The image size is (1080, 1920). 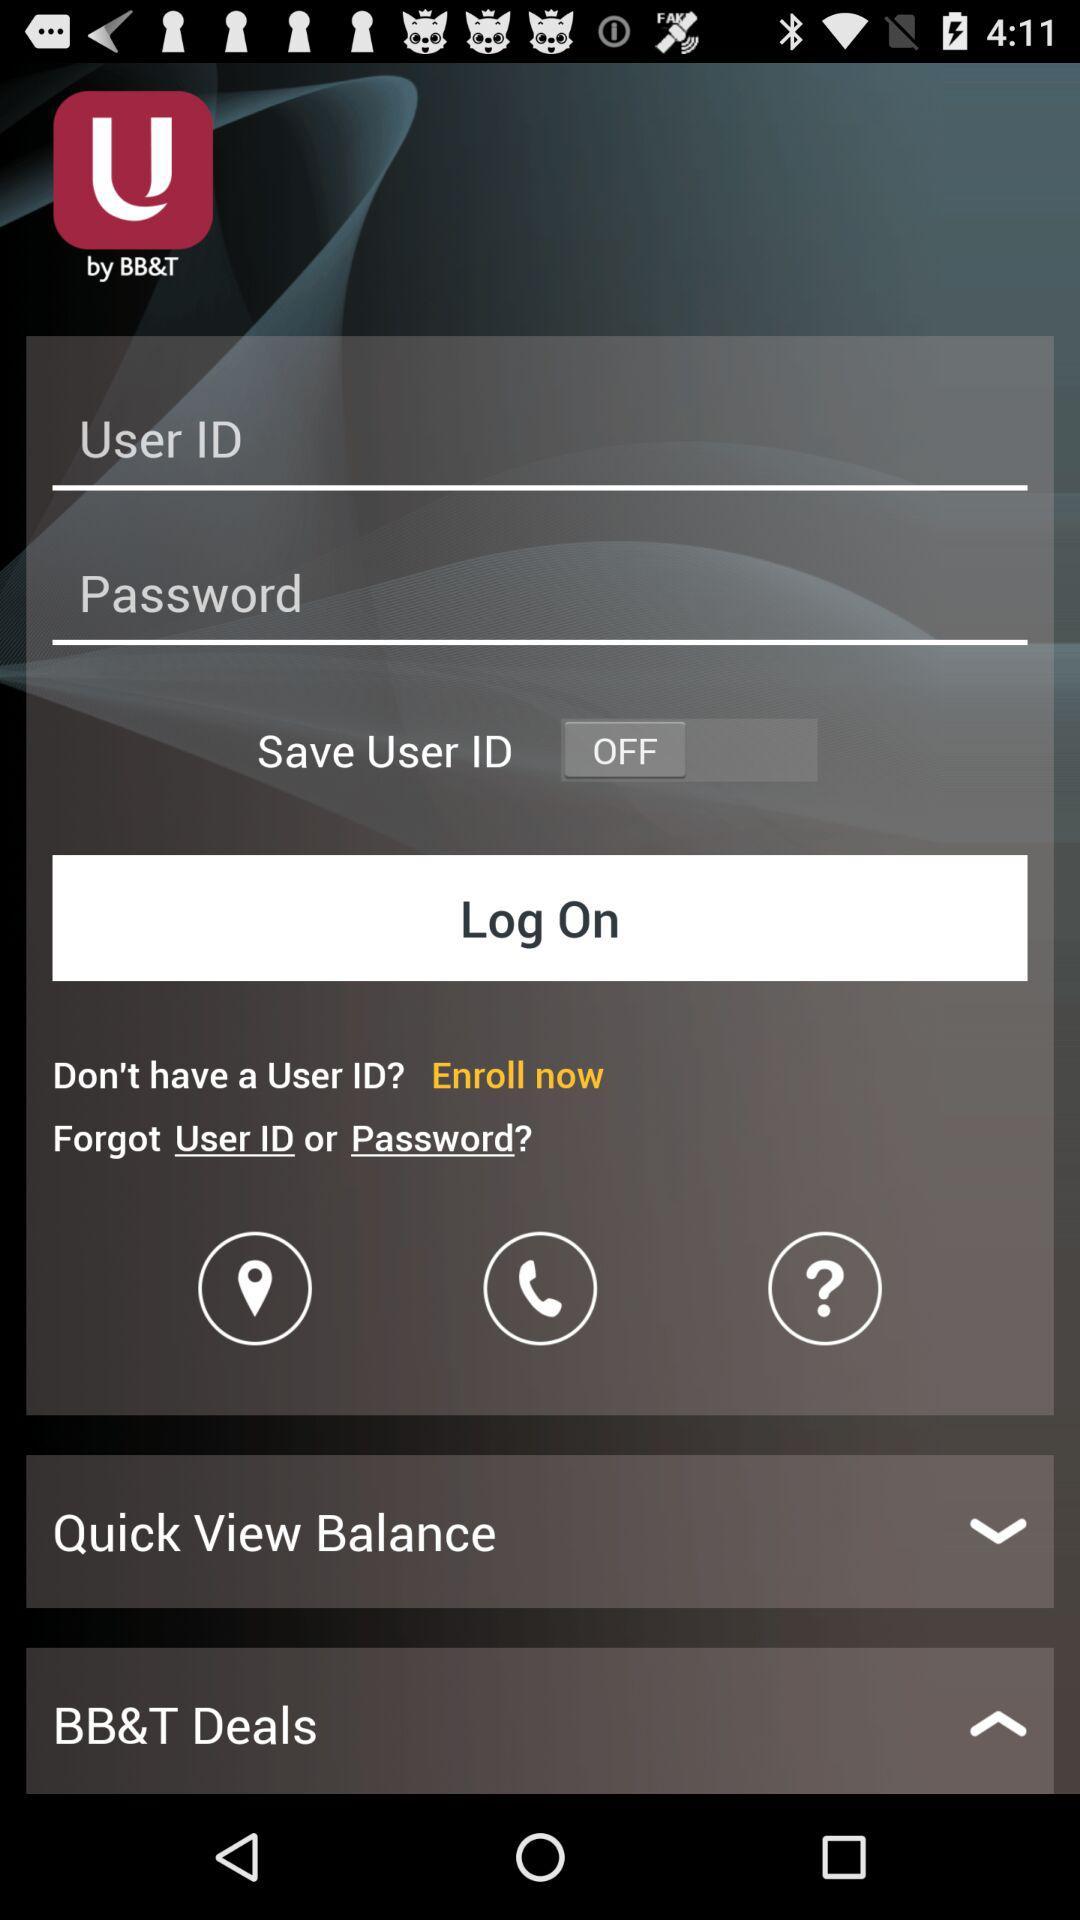 I want to click on item next to don t have item, so click(x=516, y=1073).